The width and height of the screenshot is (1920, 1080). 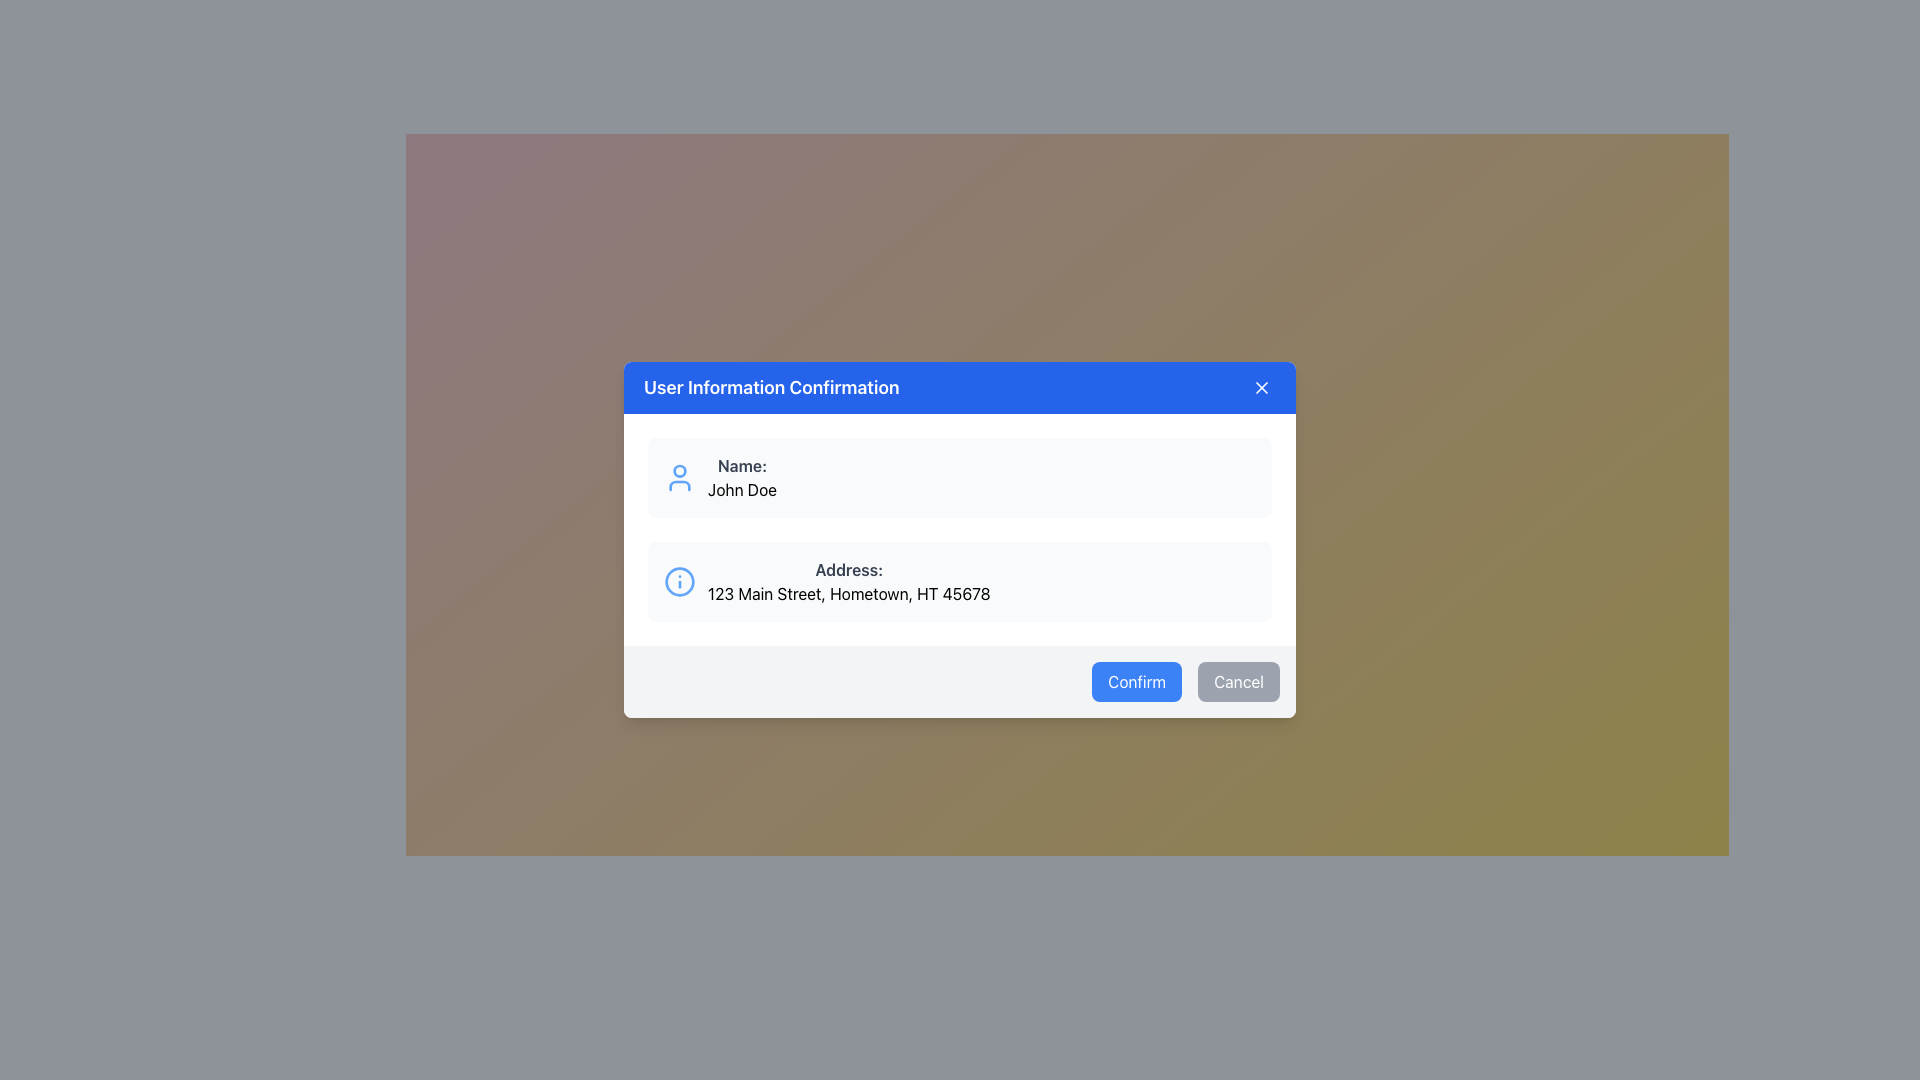 I want to click on the bold gray label text 'Name:' which is located above the name 'John Doe' in the user information section, so click(x=741, y=466).